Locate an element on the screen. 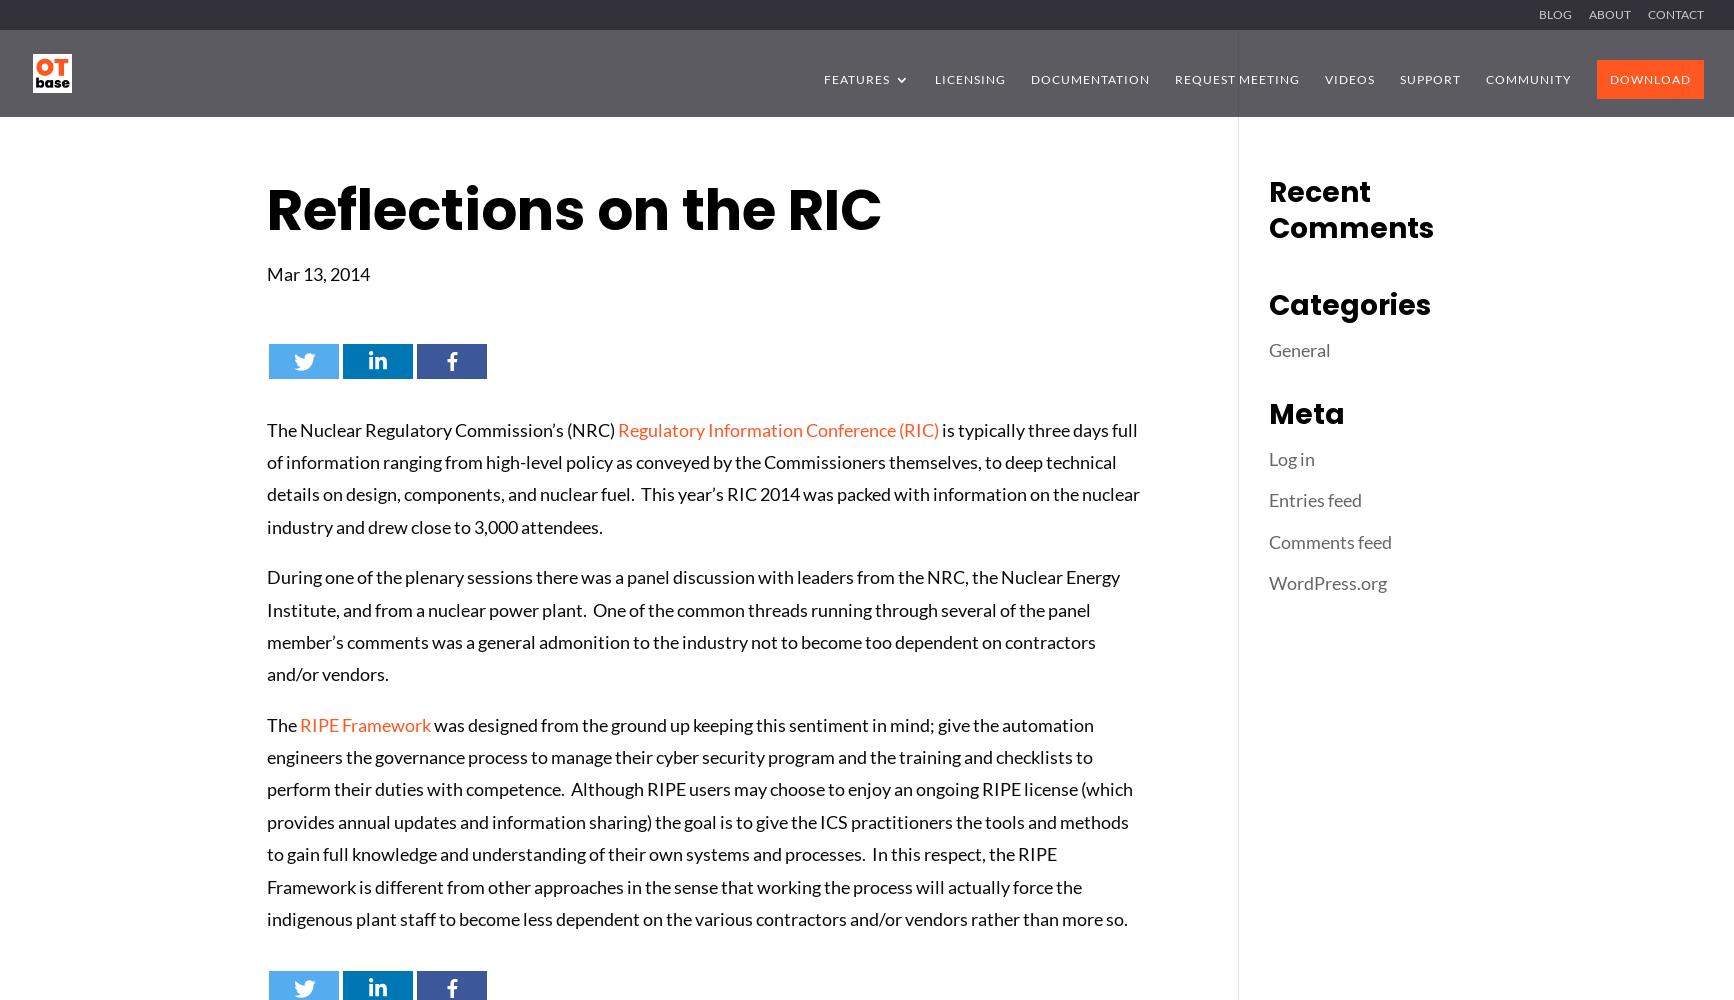 This screenshot has height=1000, width=1734. 'Mar 13, 2014' is located at coordinates (318, 273).